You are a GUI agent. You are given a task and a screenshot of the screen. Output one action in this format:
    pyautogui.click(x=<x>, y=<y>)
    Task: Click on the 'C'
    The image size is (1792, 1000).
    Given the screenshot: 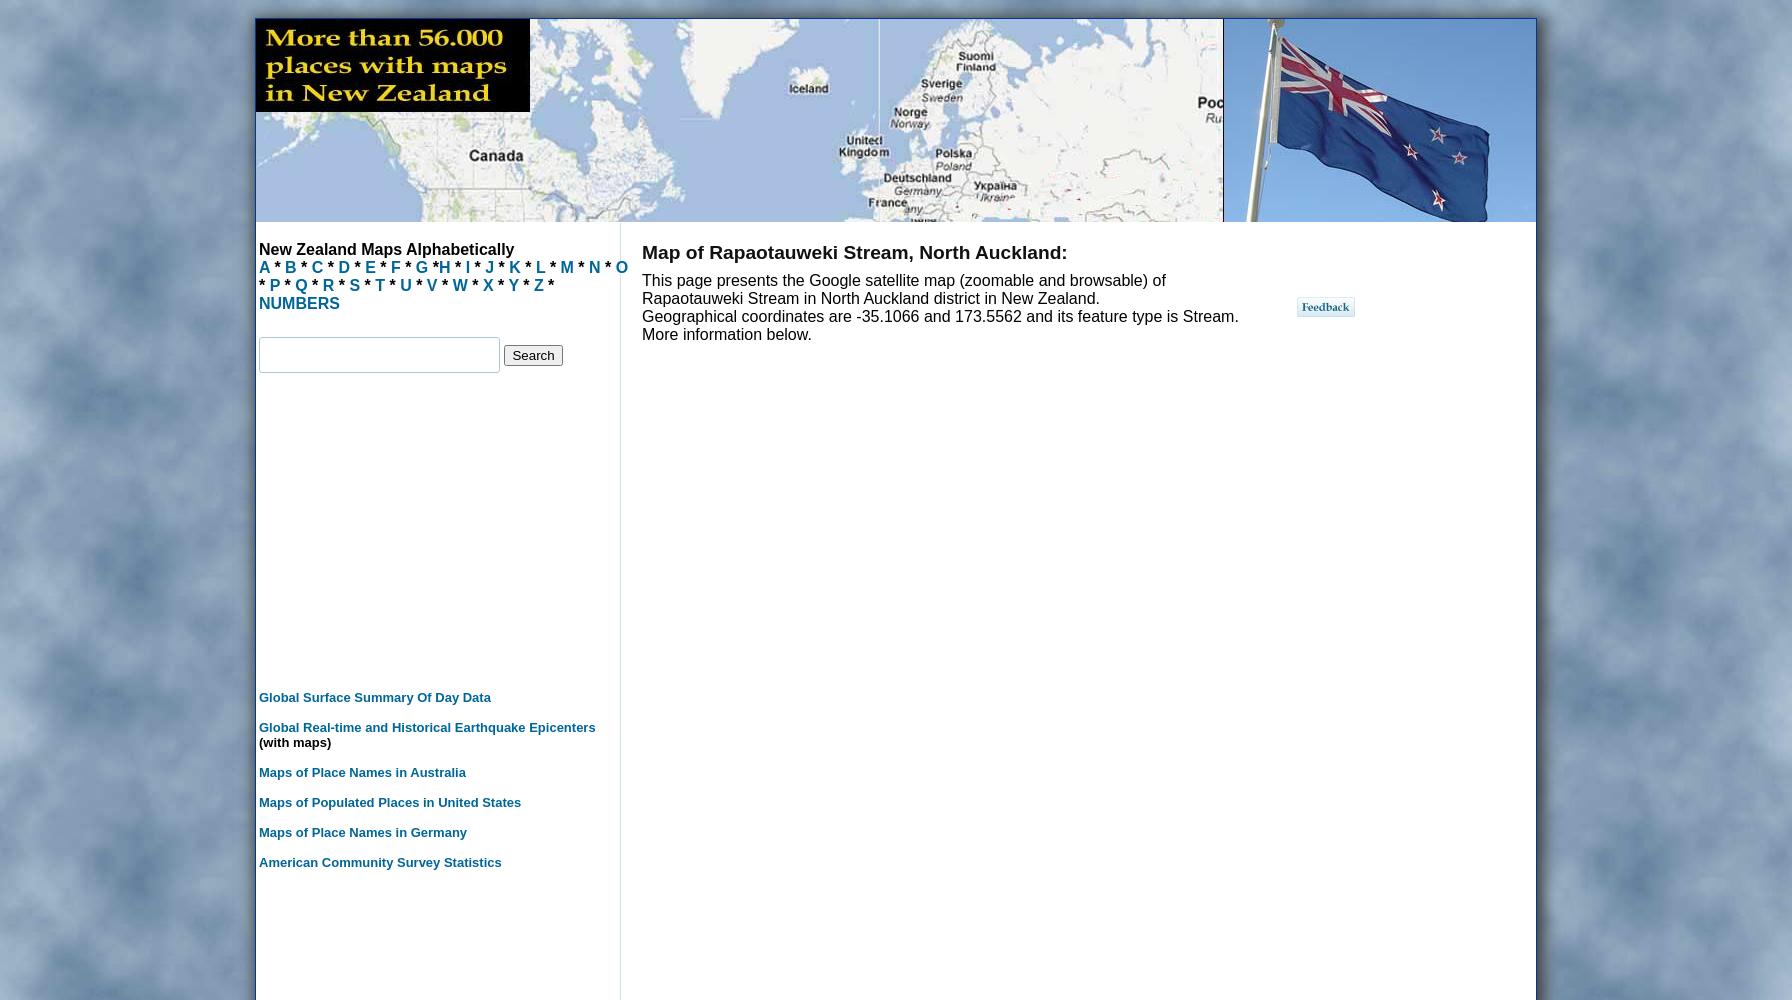 What is the action you would take?
    pyautogui.click(x=317, y=267)
    